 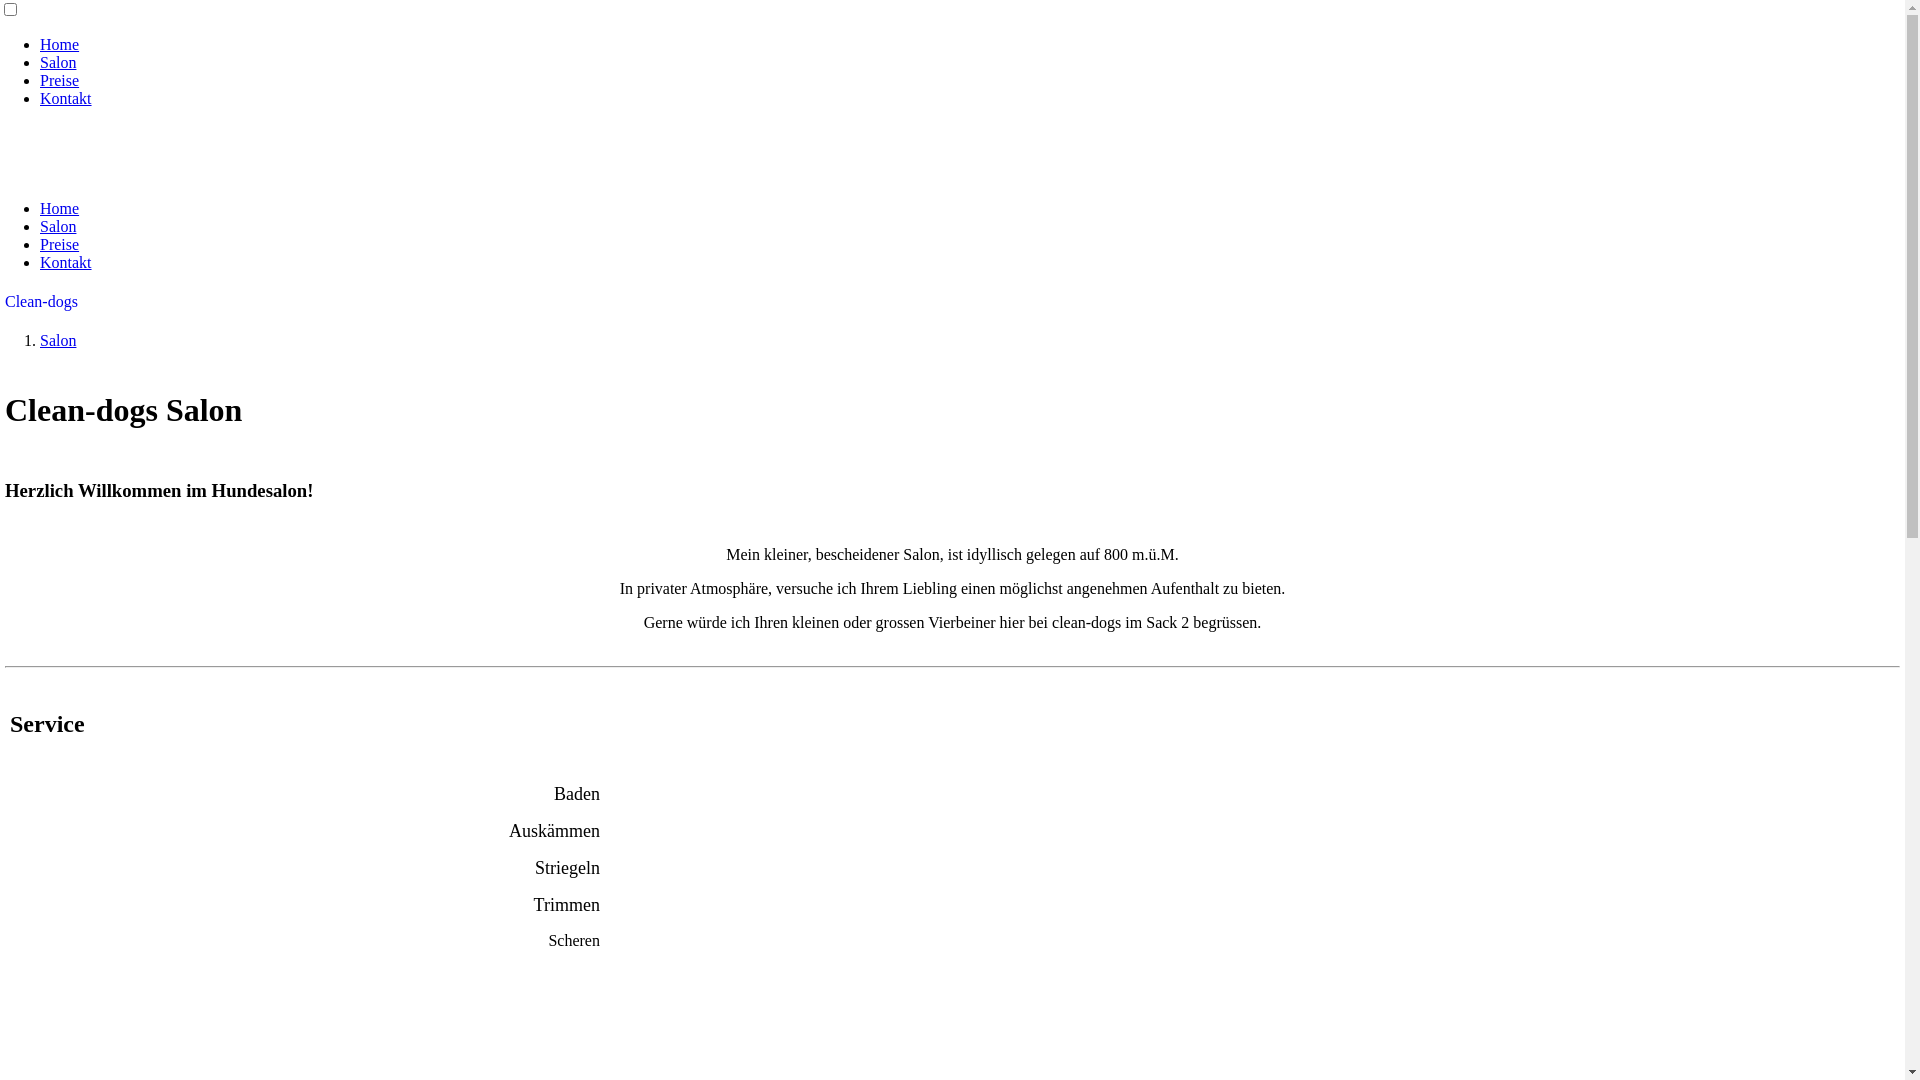 I want to click on 'Home', so click(x=59, y=44).